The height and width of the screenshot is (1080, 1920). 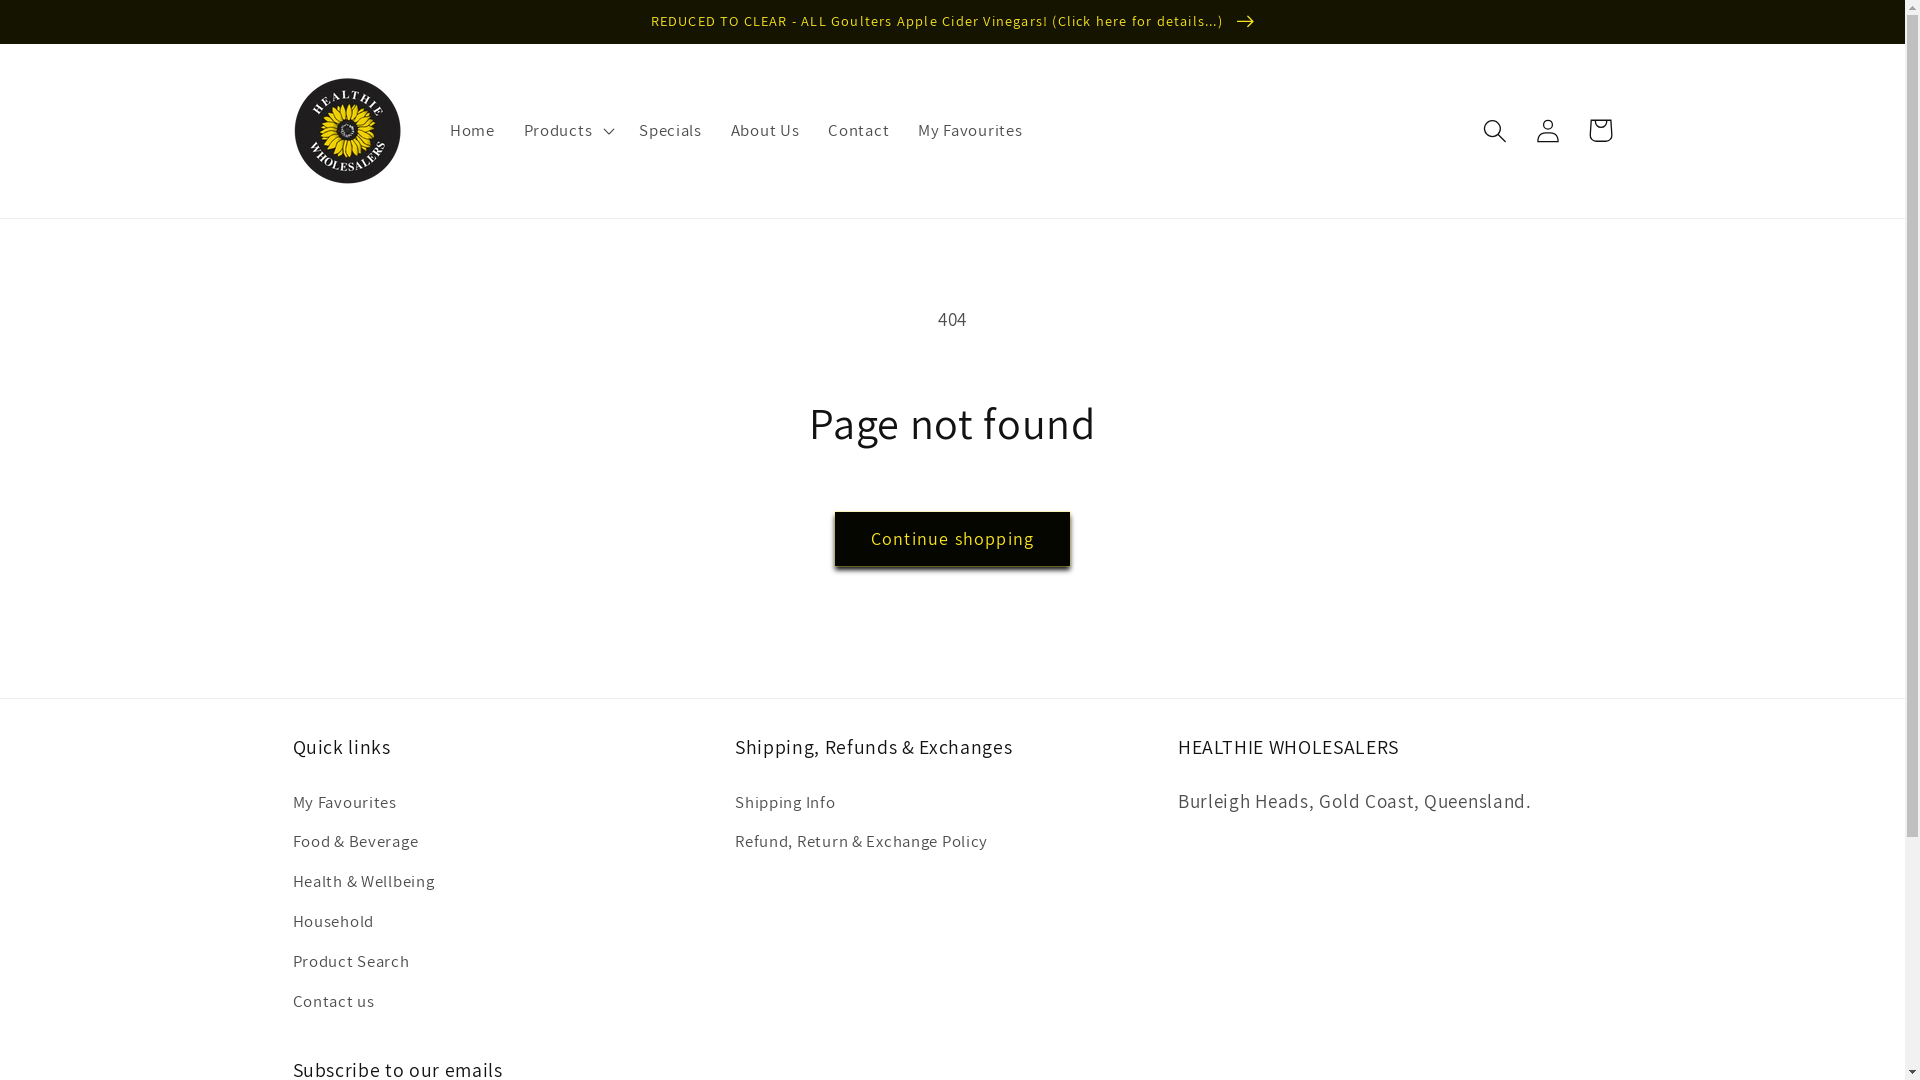 What do you see at coordinates (784, 804) in the screenshot?
I see `'Shipping Info'` at bounding box center [784, 804].